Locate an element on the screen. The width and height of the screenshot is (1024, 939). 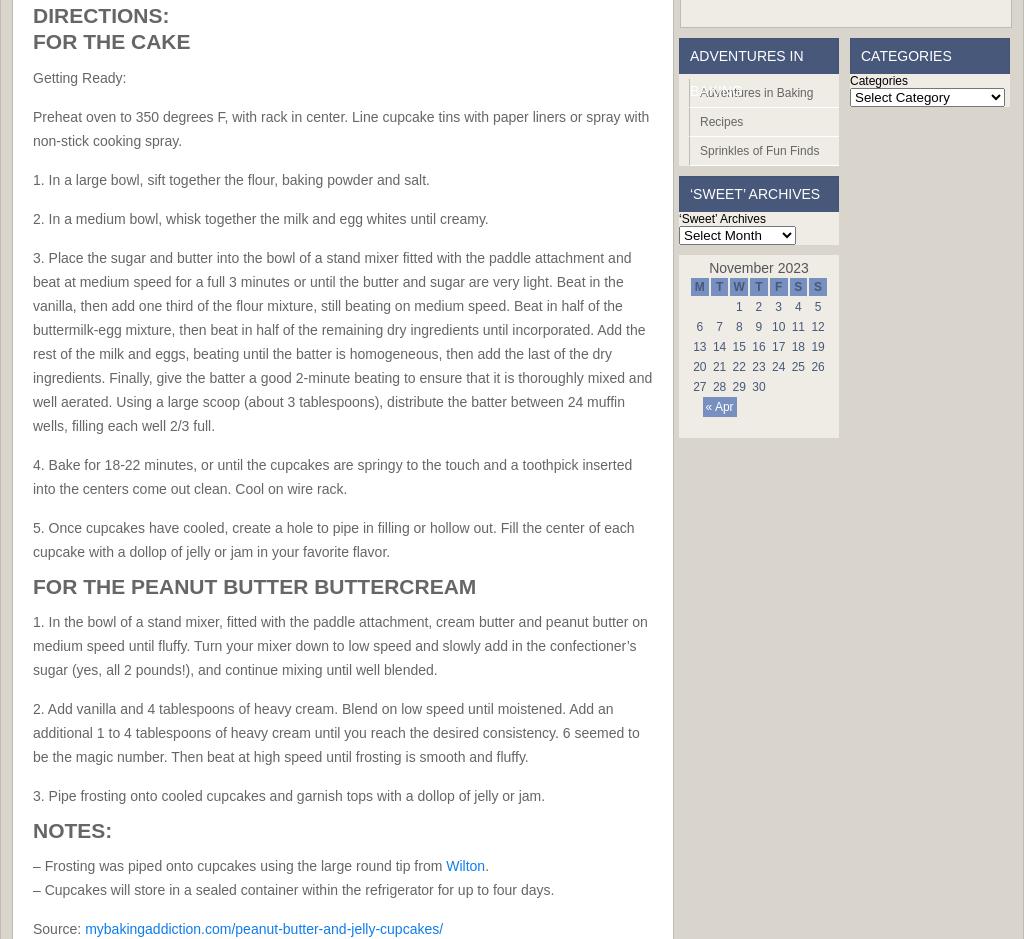
'FOR THE PEANUT BUTTER BUTTERCREAM' is located at coordinates (253, 585).